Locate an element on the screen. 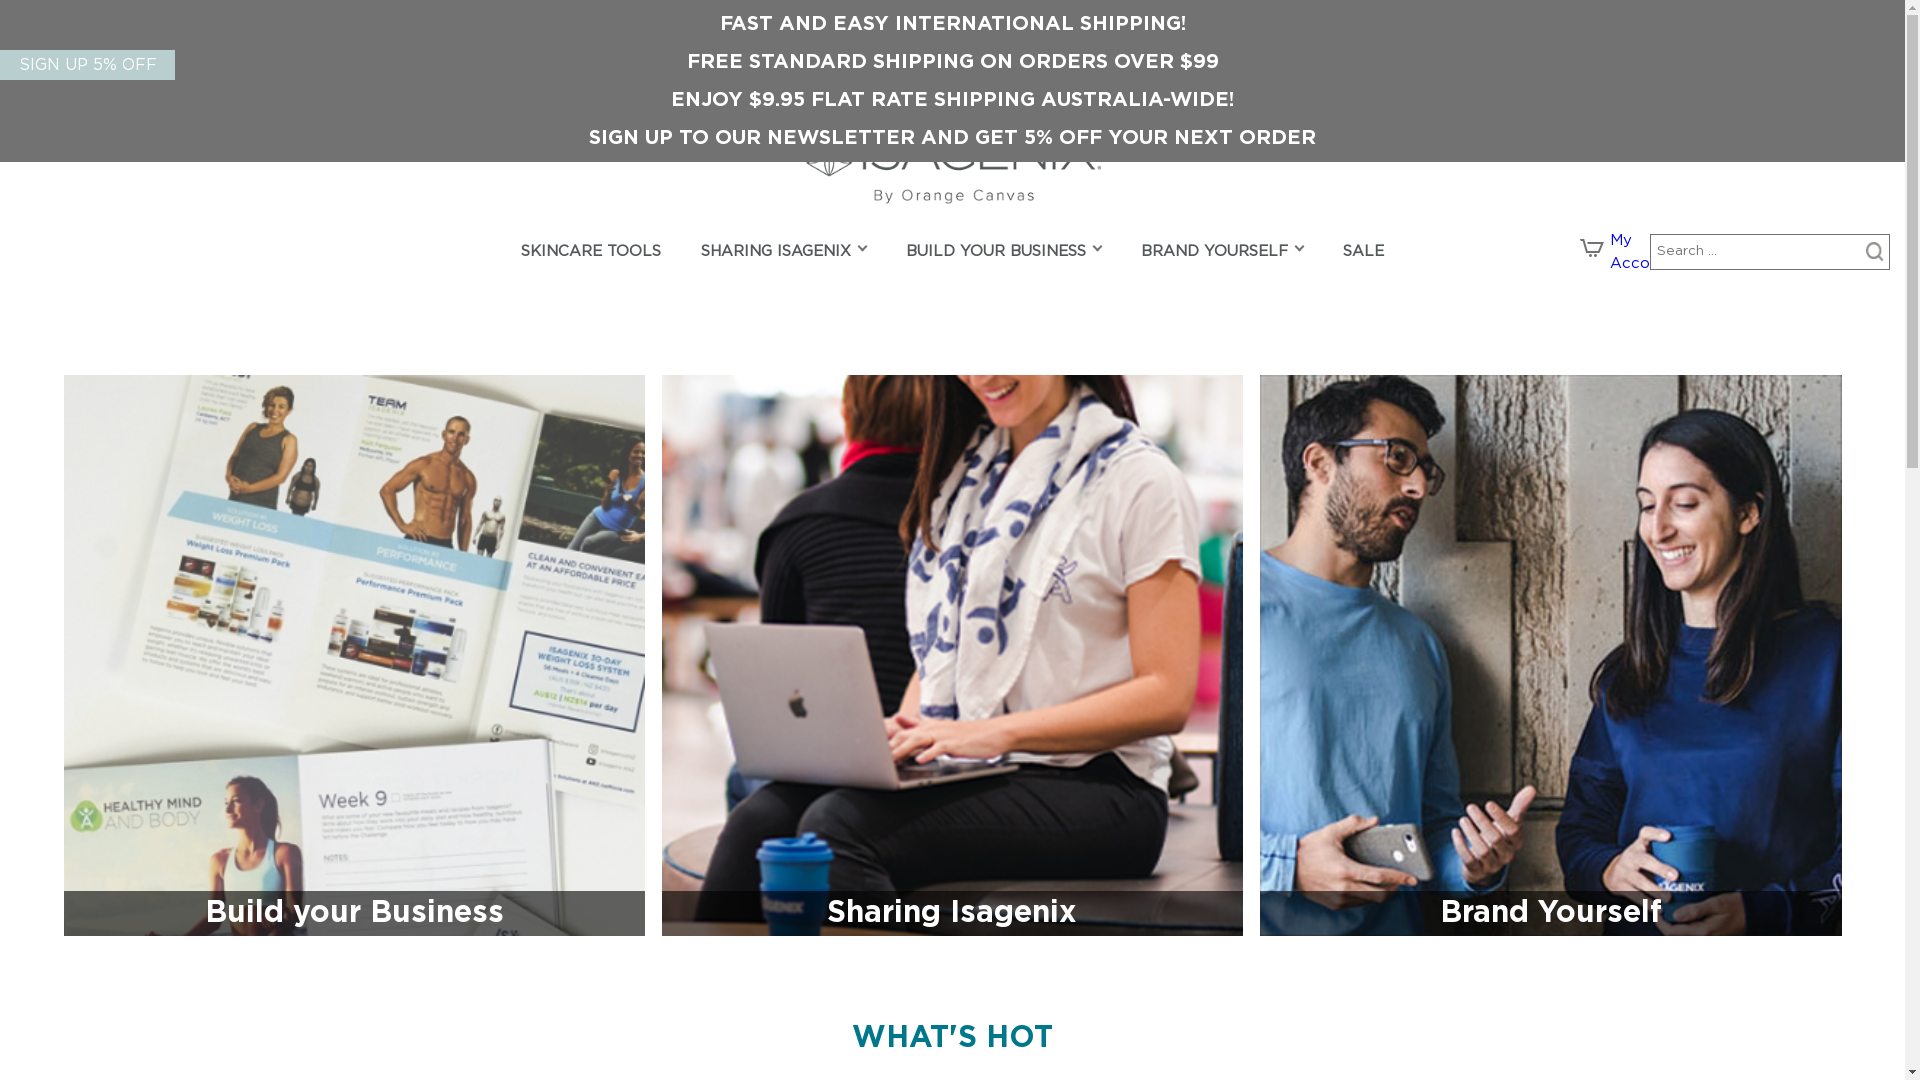 The image size is (1920, 1080). 'SKINCARE TOOLS' is located at coordinates (589, 253).